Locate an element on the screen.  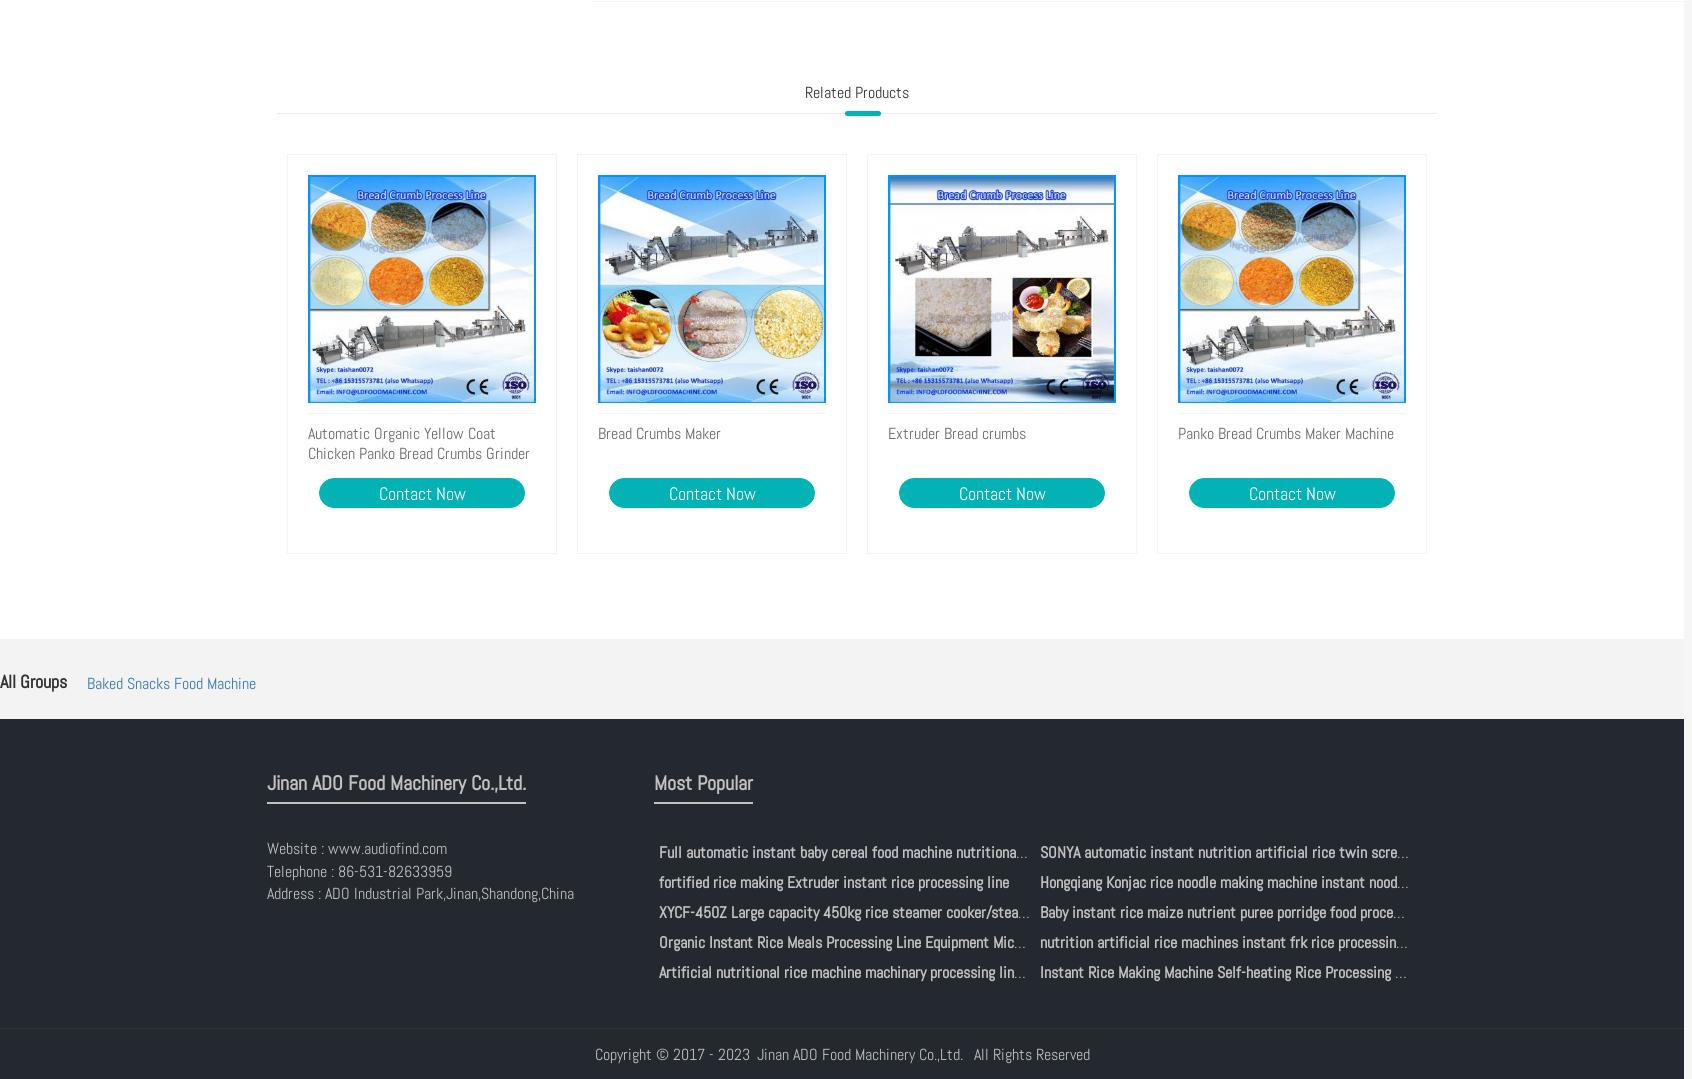
'Organic Instant Rice Meals Processing Line Equipment Micronutrient Fortified Rice Processing Machines Plant' is located at coordinates (991, 941).